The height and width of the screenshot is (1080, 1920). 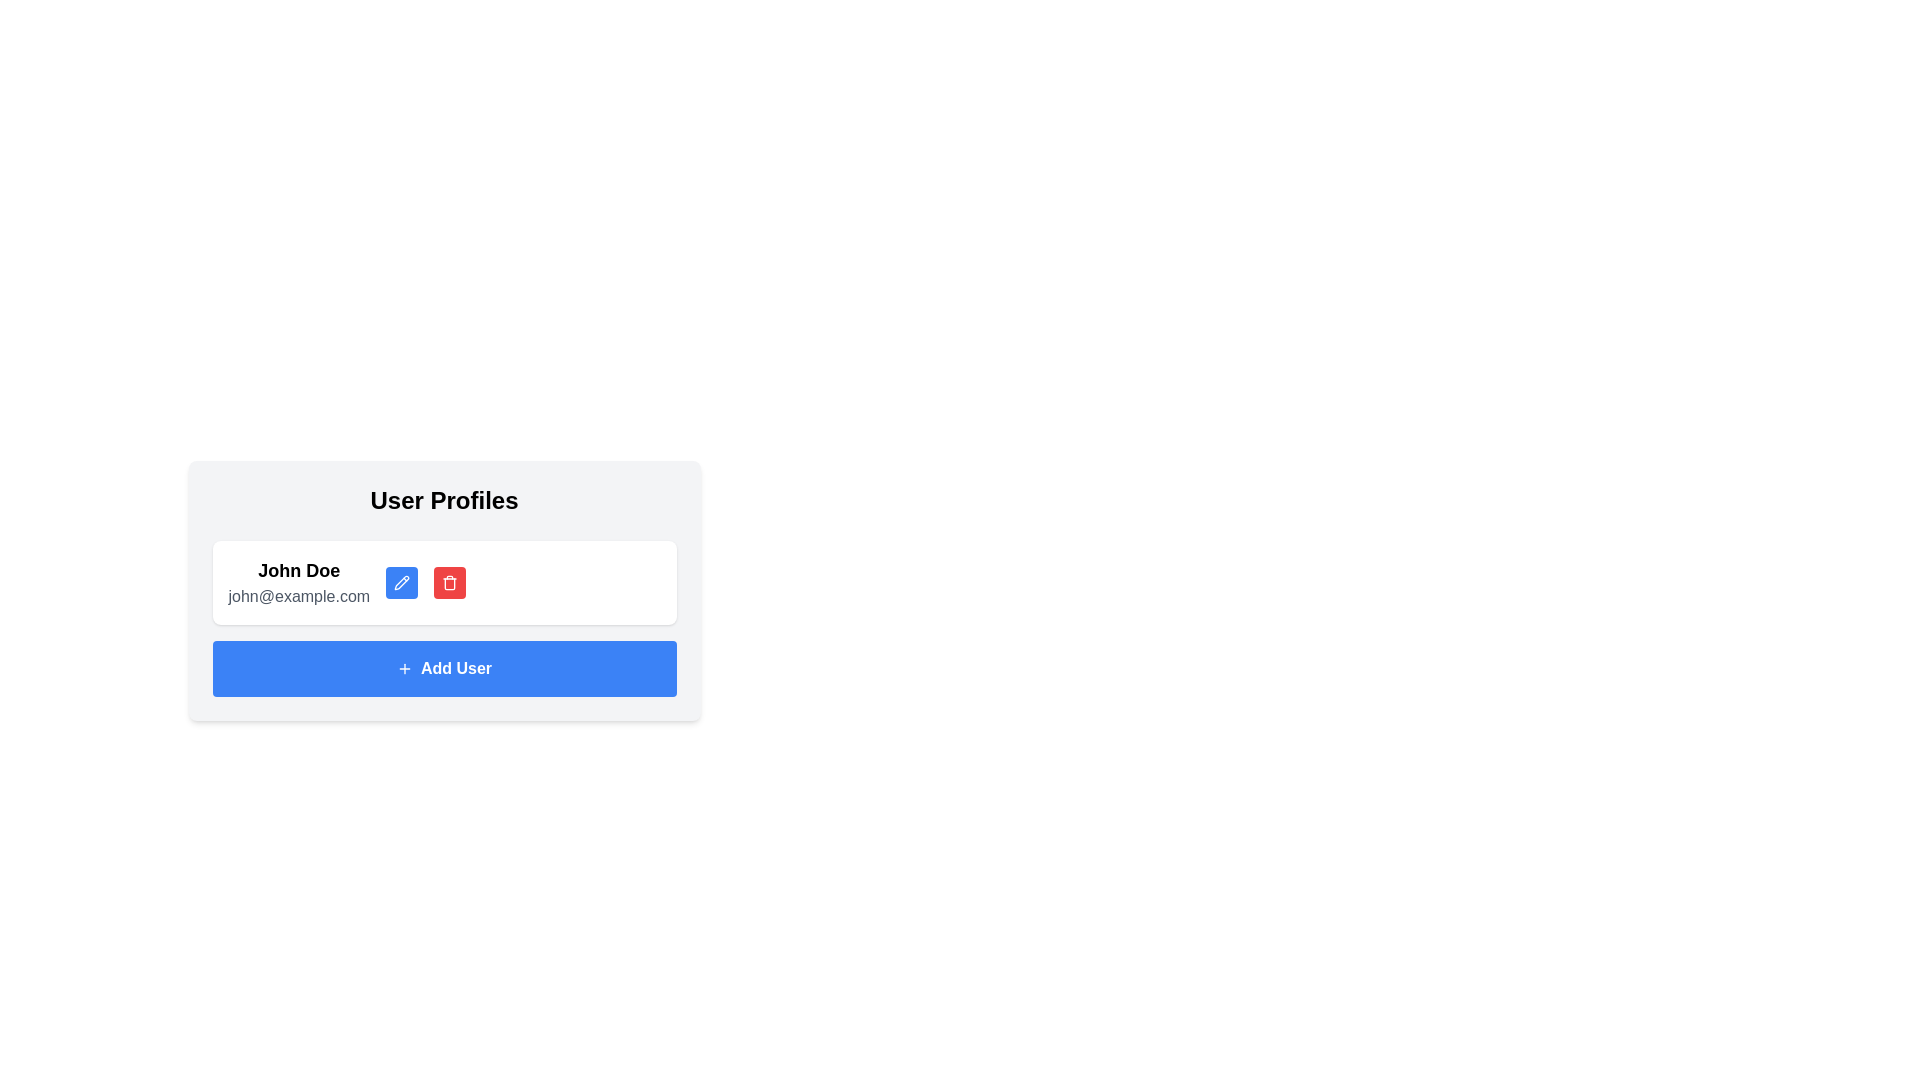 What do you see at coordinates (449, 582) in the screenshot?
I see `the small red square button with a trash bin icon` at bounding box center [449, 582].